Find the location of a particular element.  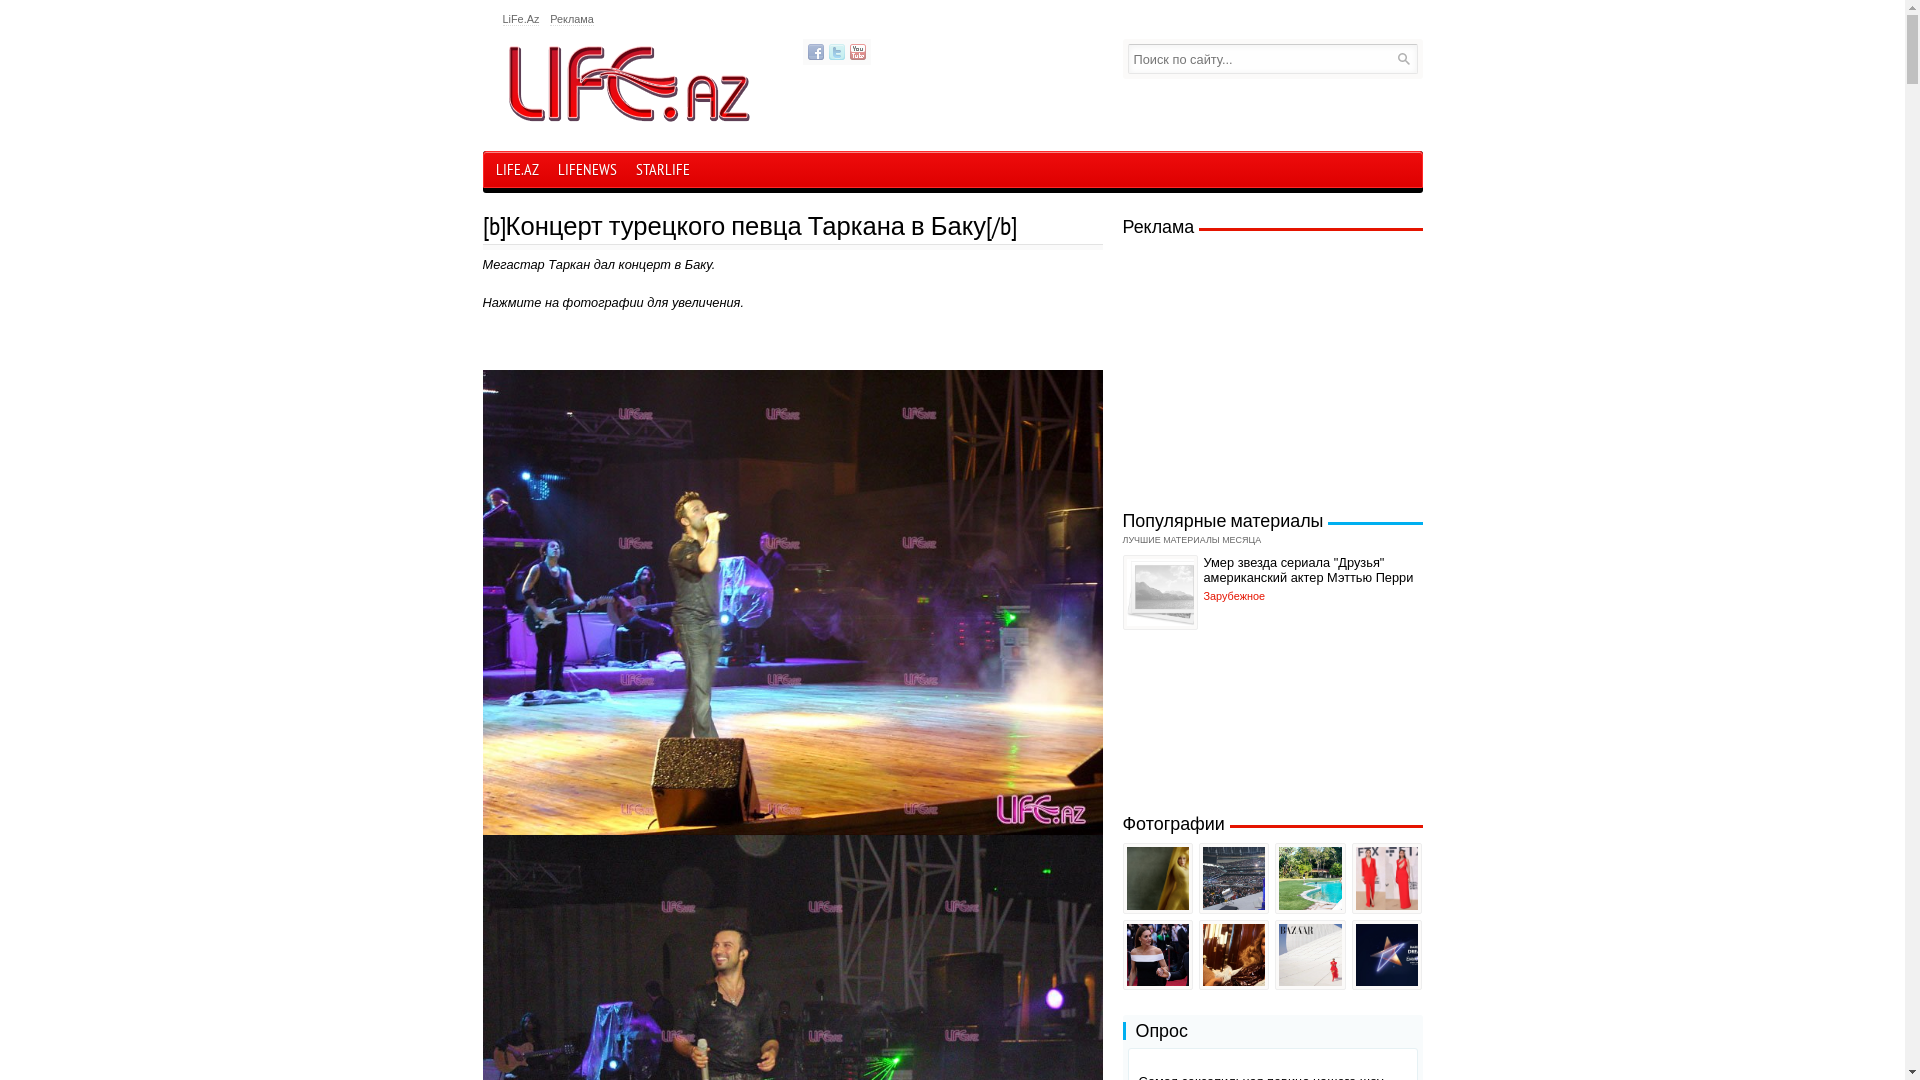

'LiFe.Az' is located at coordinates (520, 19).